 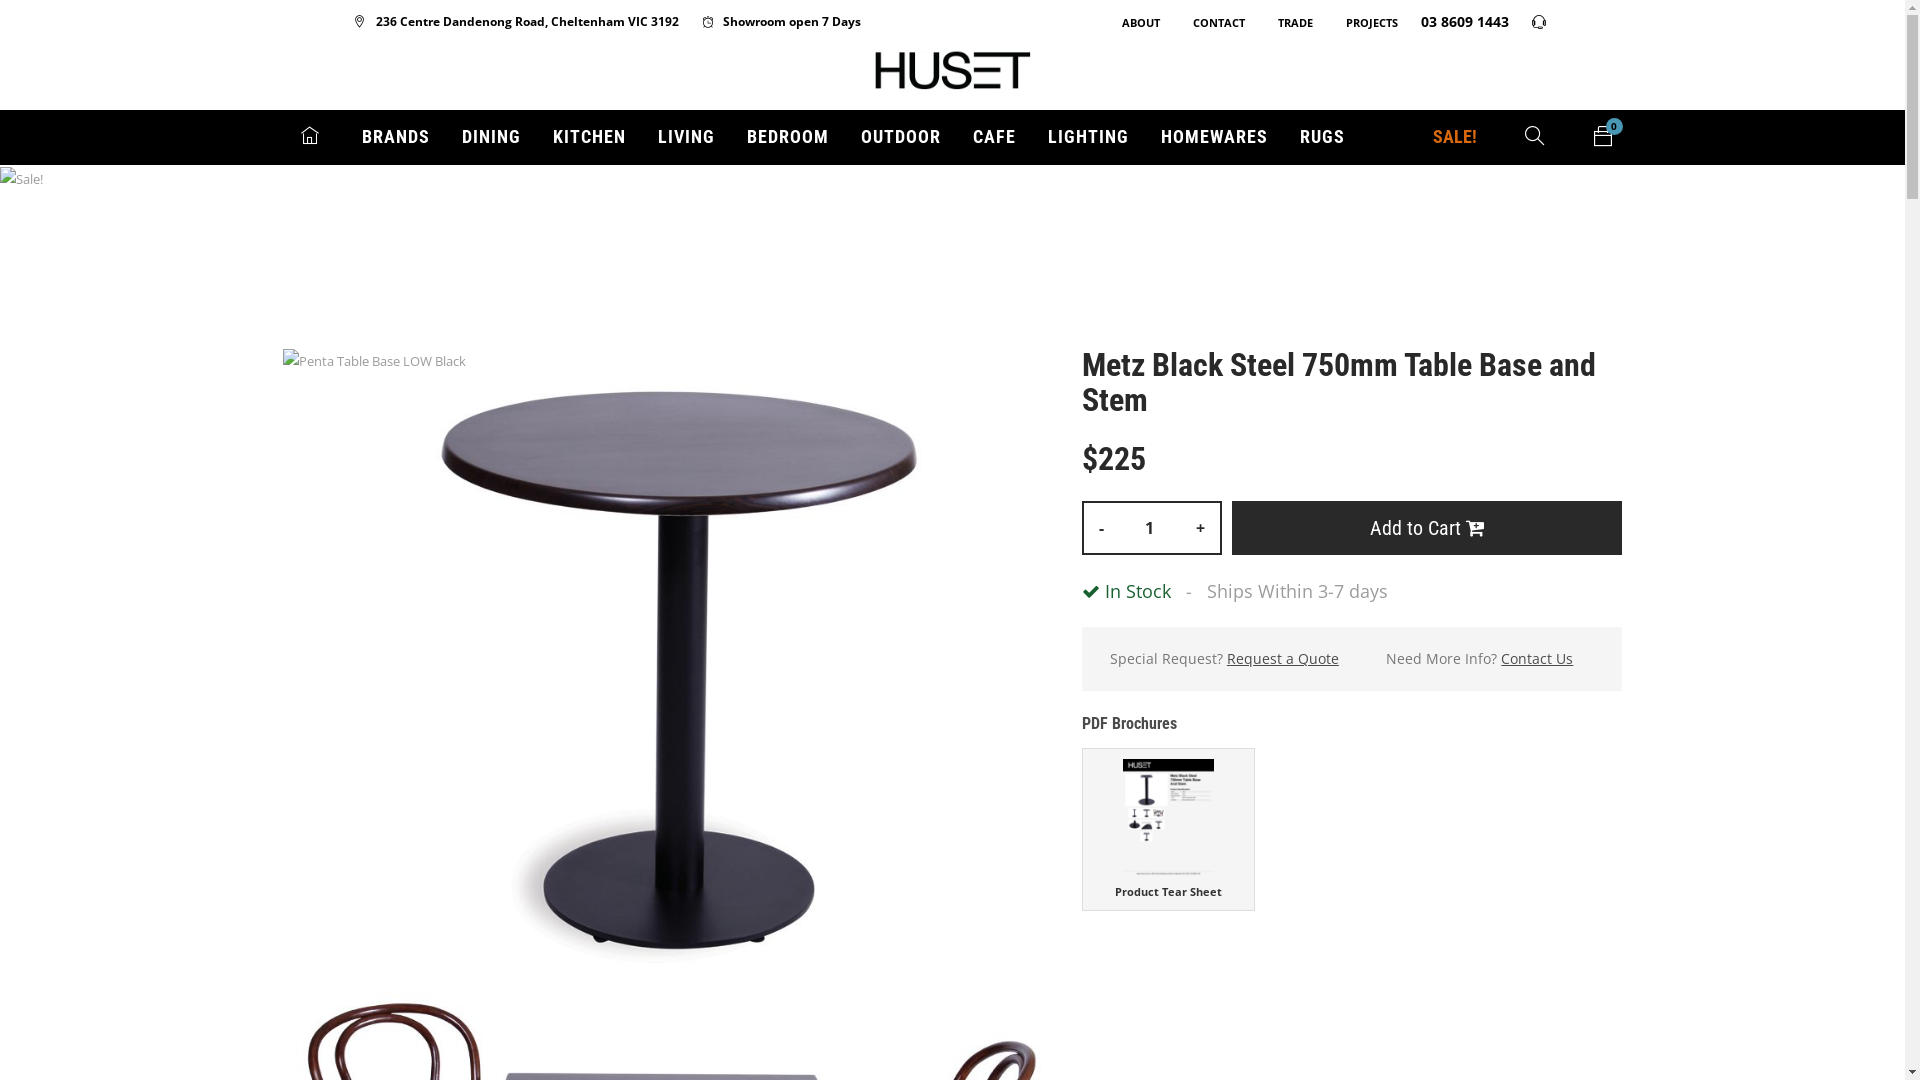 What do you see at coordinates (993, 136) in the screenshot?
I see `'CAFE'` at bounding box center [993, 136].